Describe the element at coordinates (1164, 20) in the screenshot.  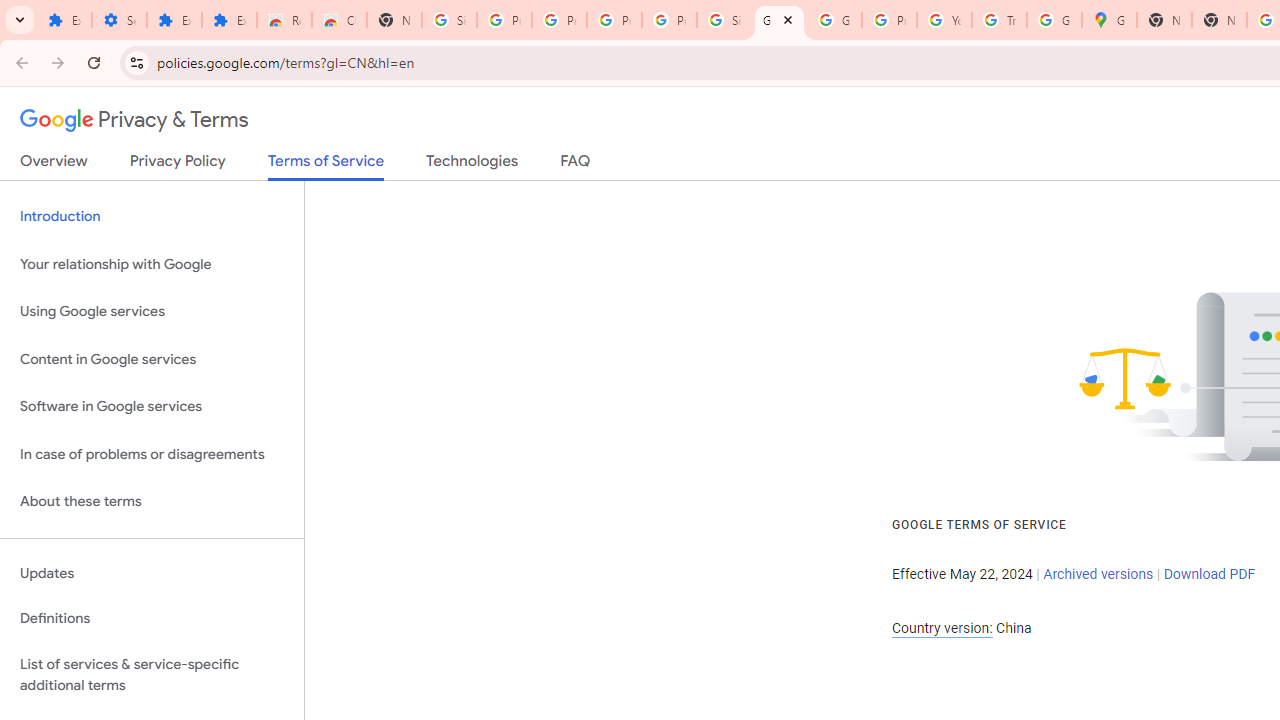
I see `'New Tab'` at that location.